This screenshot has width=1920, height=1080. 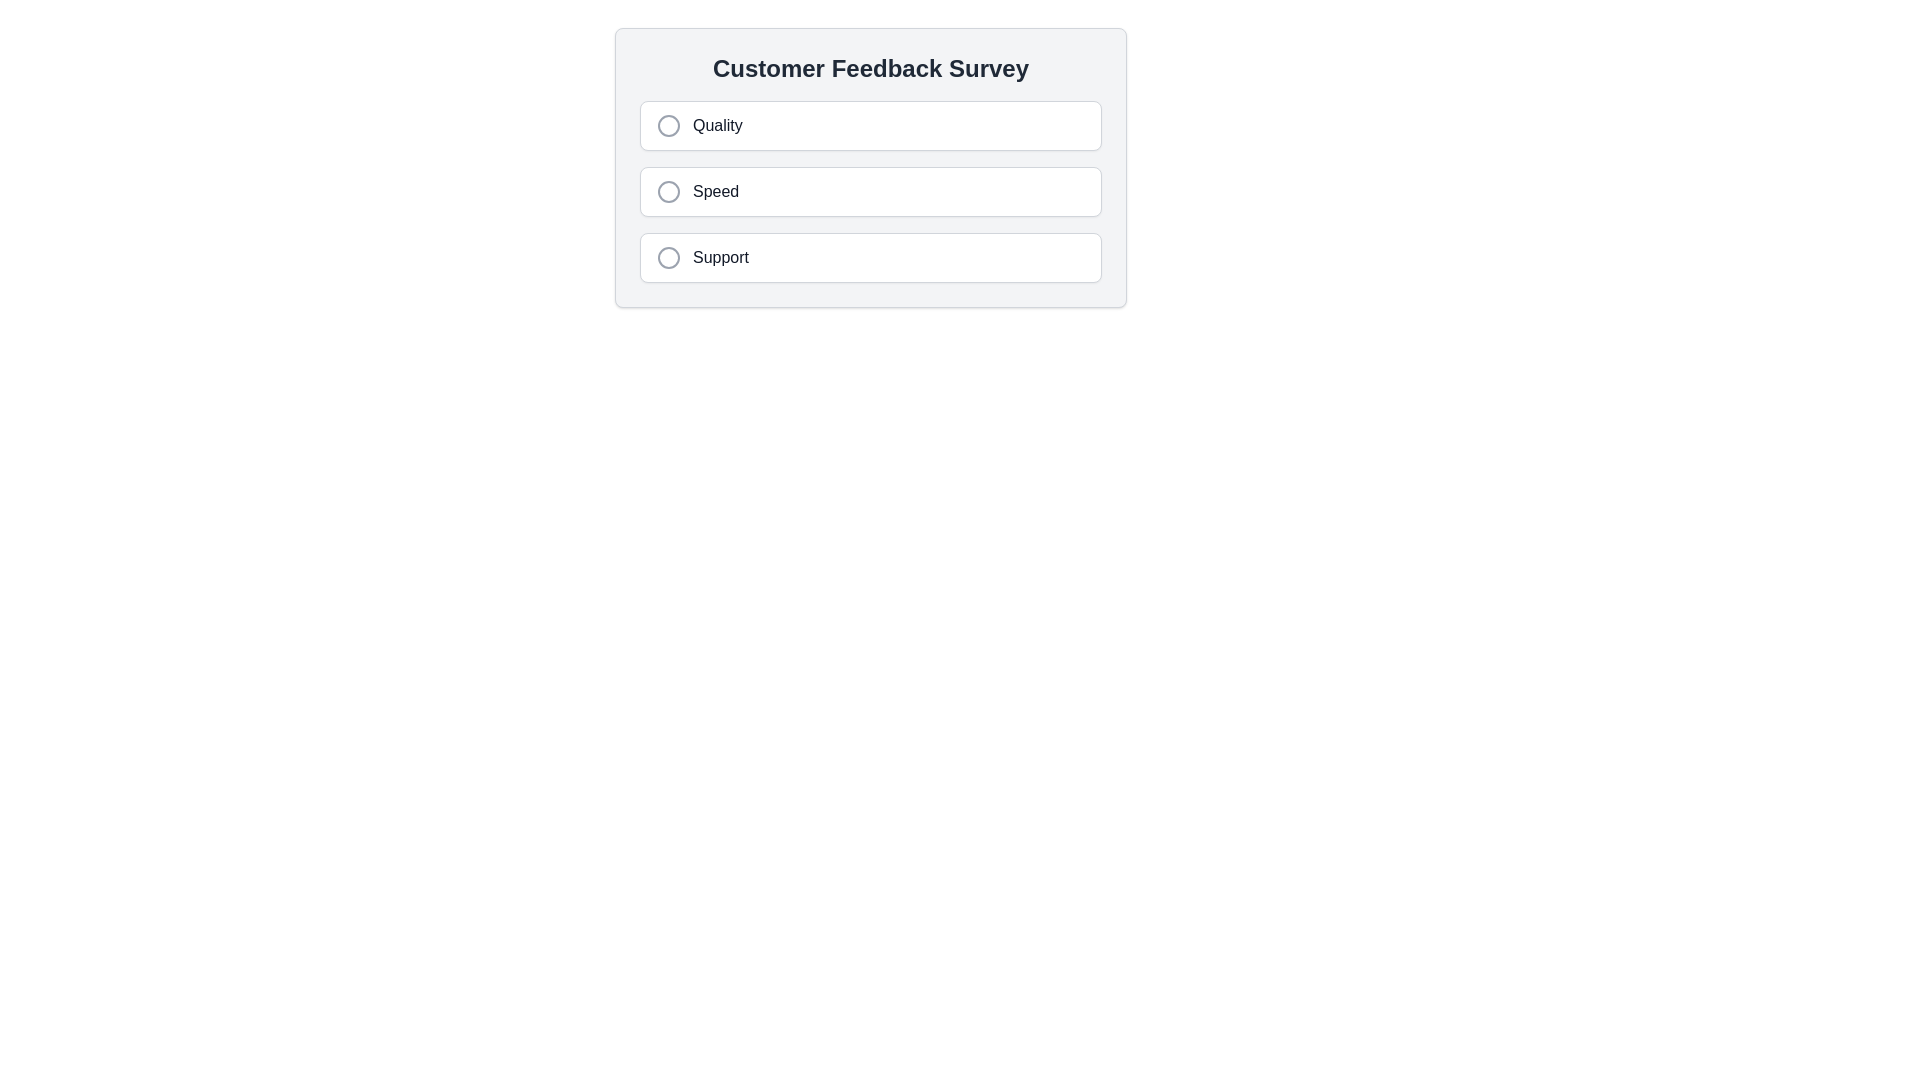 What do you see at coordinates (870, 192) in the screenshot?
I see `the second radio button labeled 'Speed' within the radiogroup in the 'Customer Feedback Survey'` at bounding box center [870, 192].